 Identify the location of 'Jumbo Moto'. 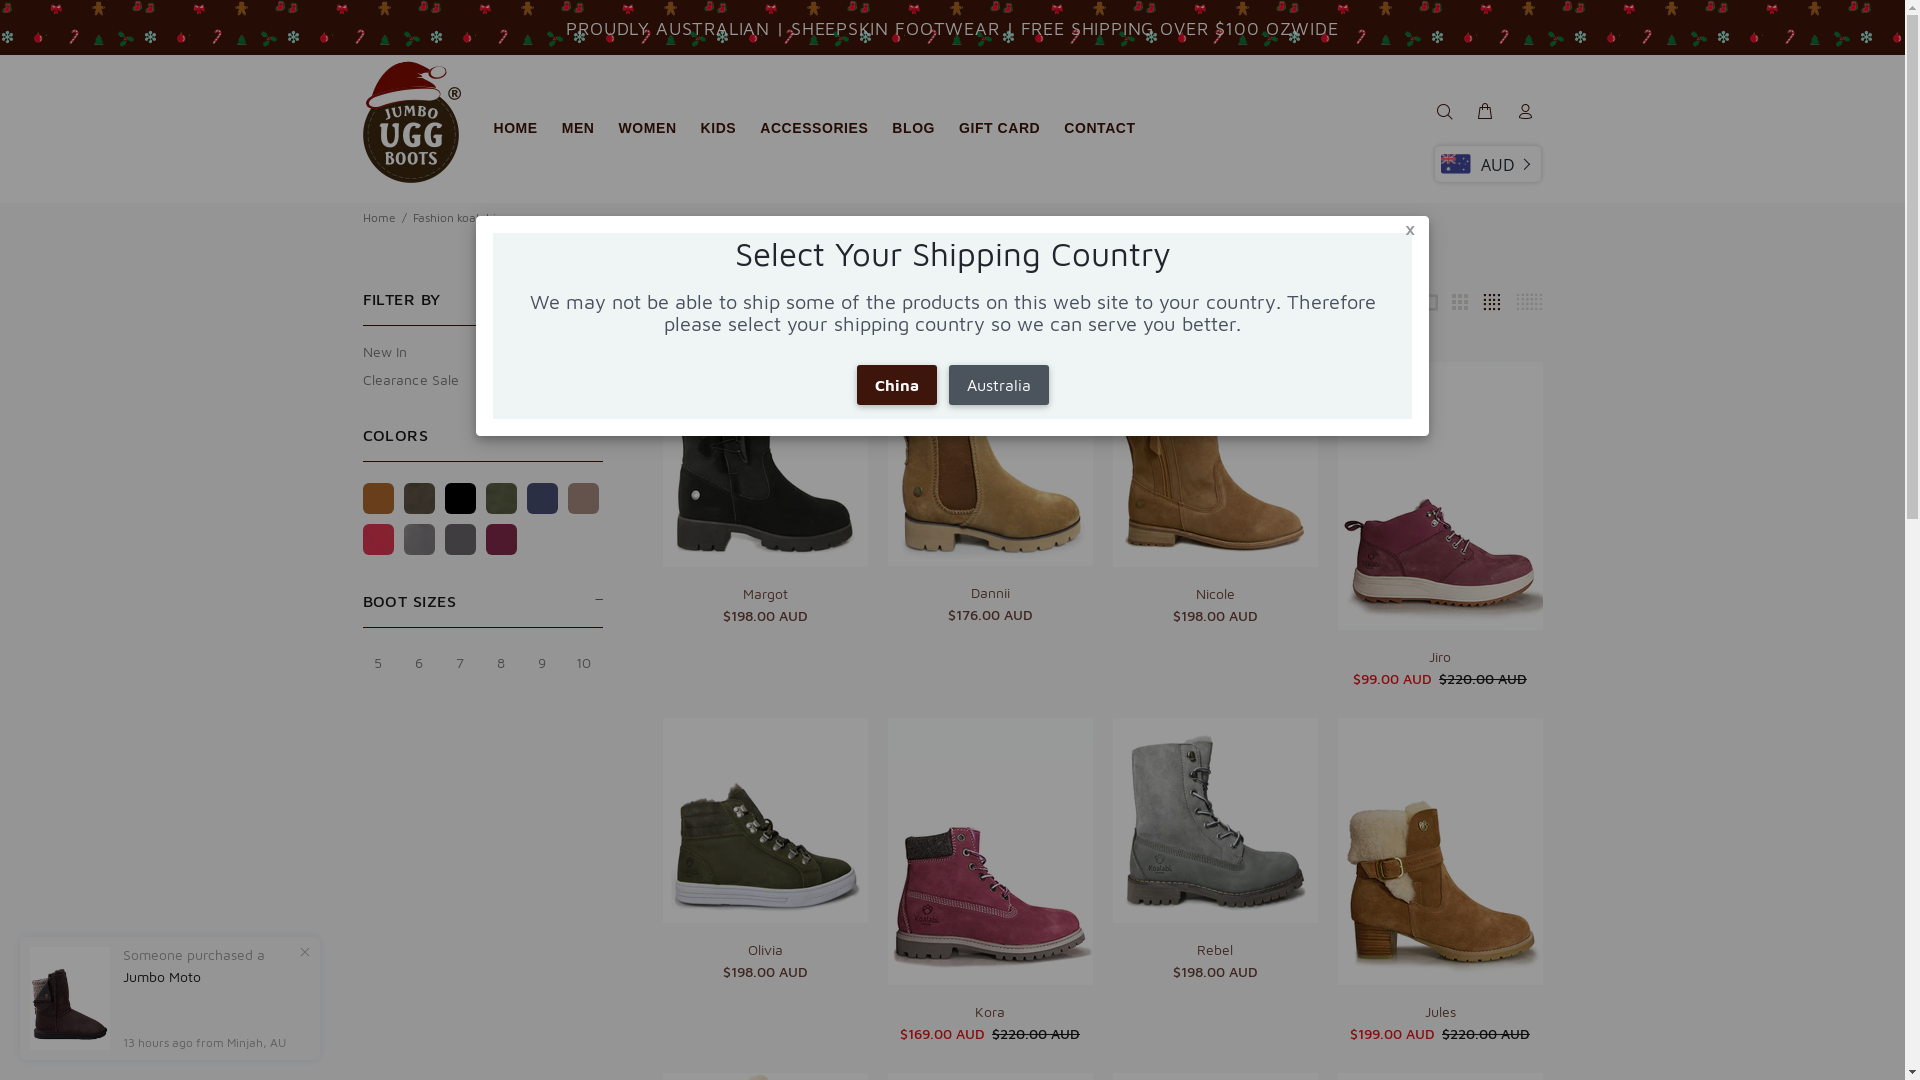
(162, 975).